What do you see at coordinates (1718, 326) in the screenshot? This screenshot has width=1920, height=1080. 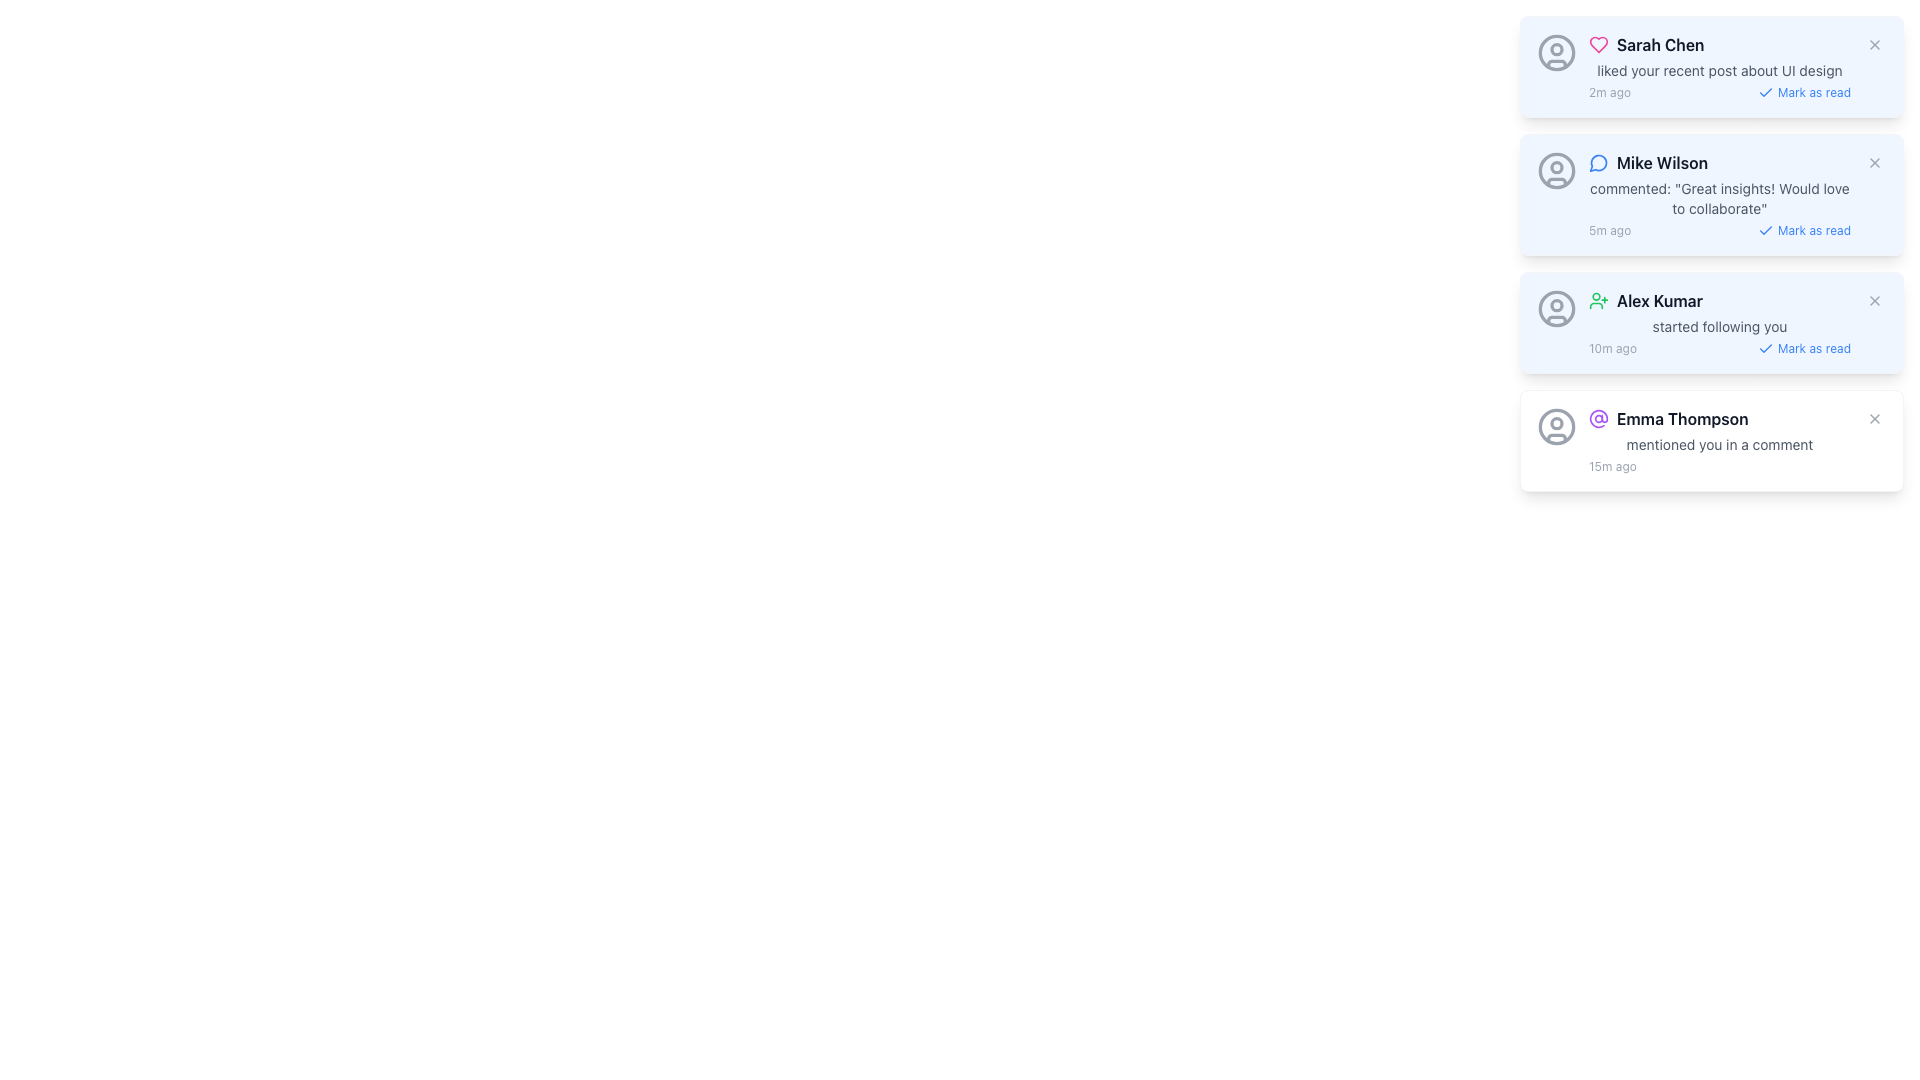 I see `the static text that says 'started following you' located in the notification card below 'Alex Kumar.'` at bounding box center [1718, 326].